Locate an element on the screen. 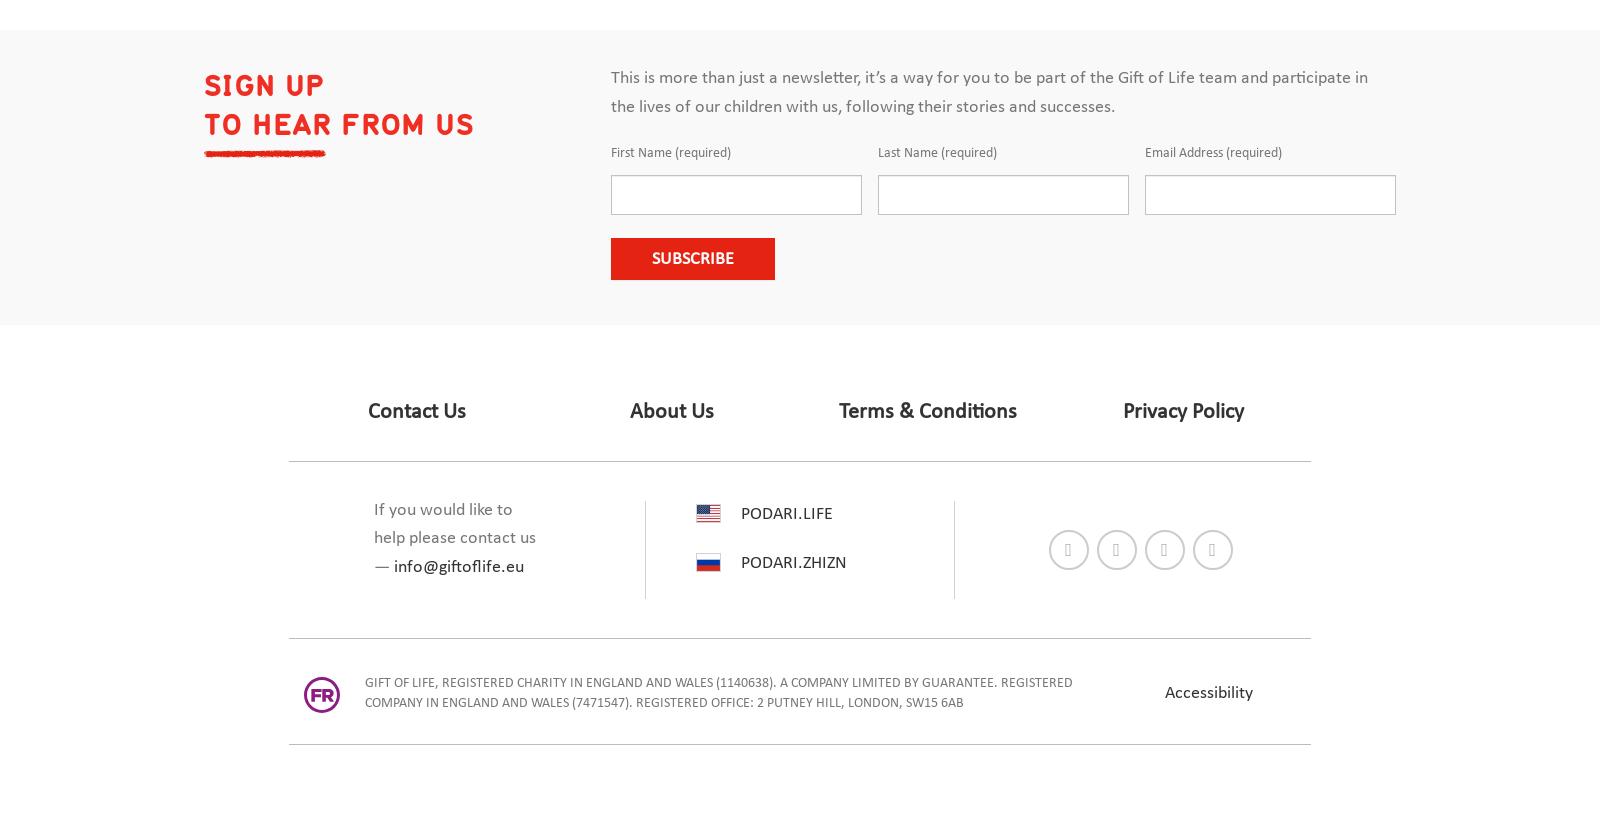  'Terms & Conditions' is located at coordinates (926, 411).